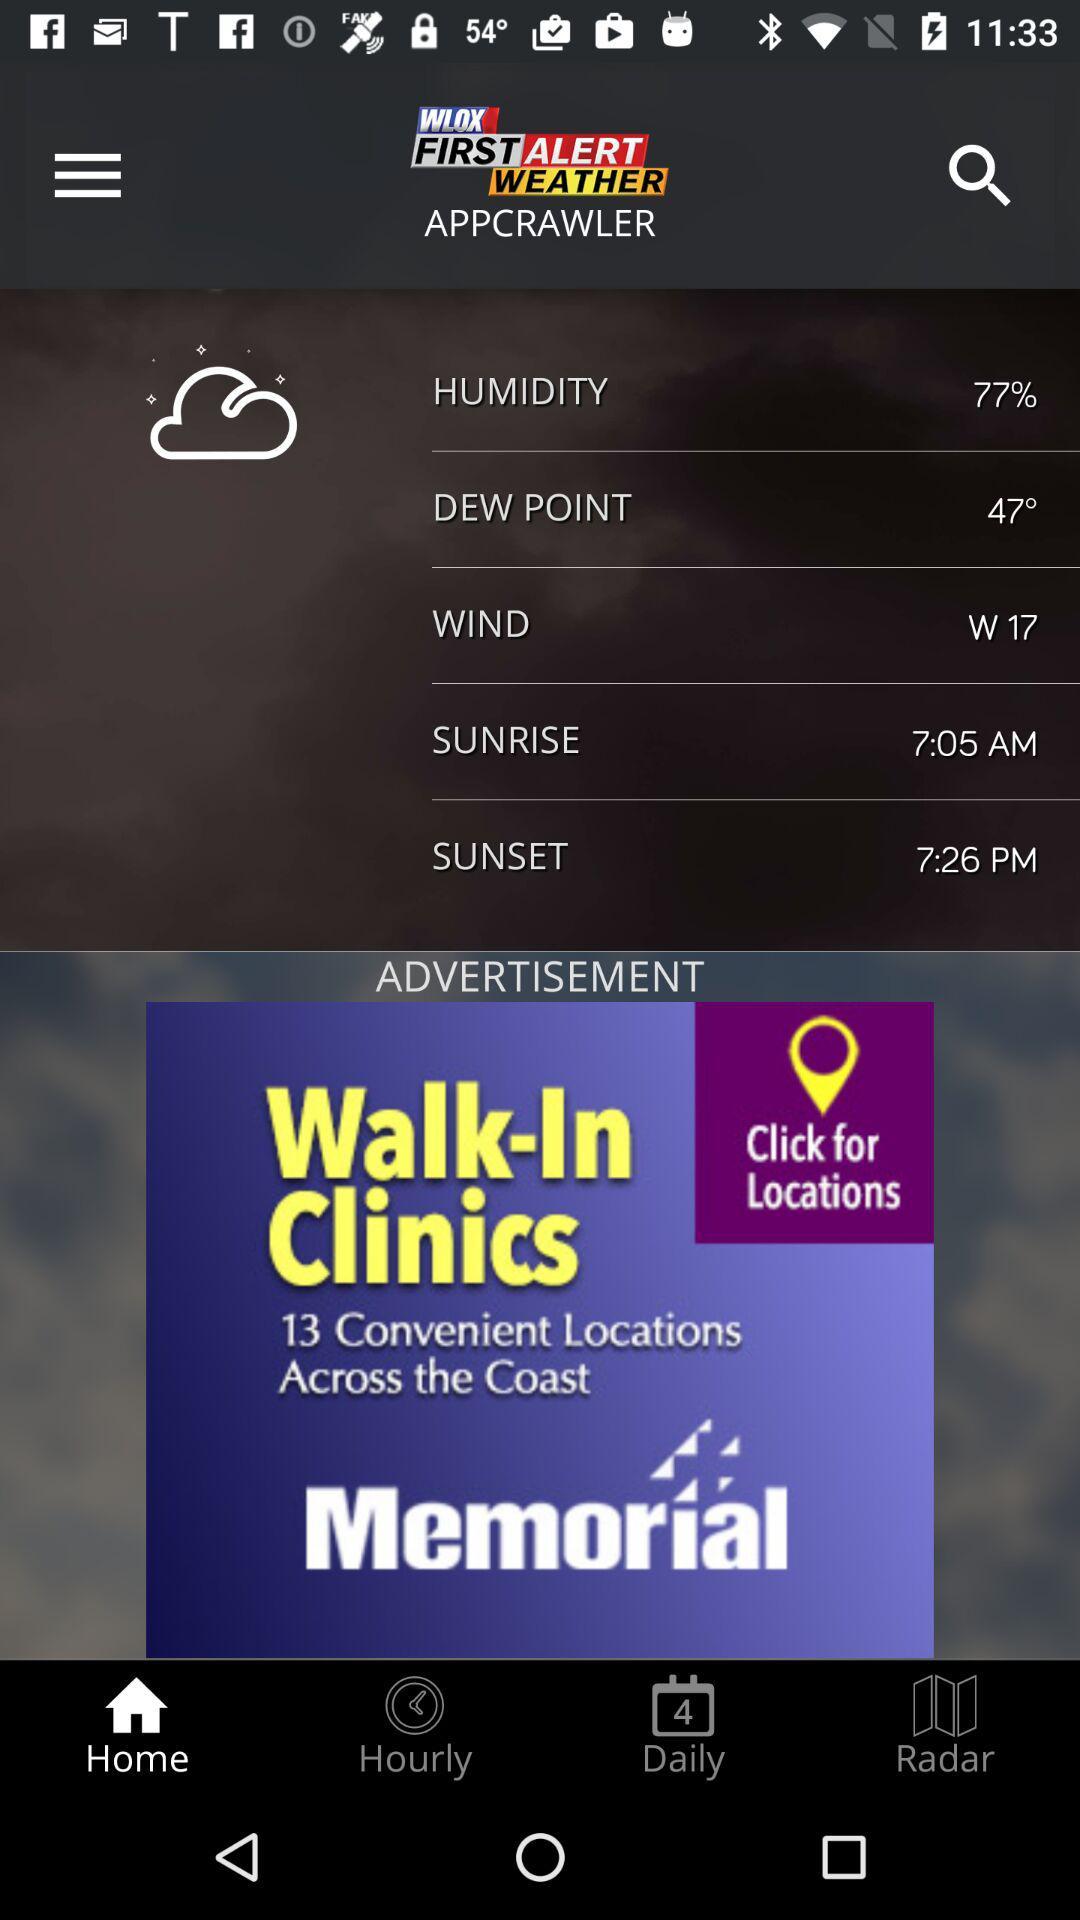 This screenshot has width=1080, height=1920. I want to click on radar item, so click(945, 1726).